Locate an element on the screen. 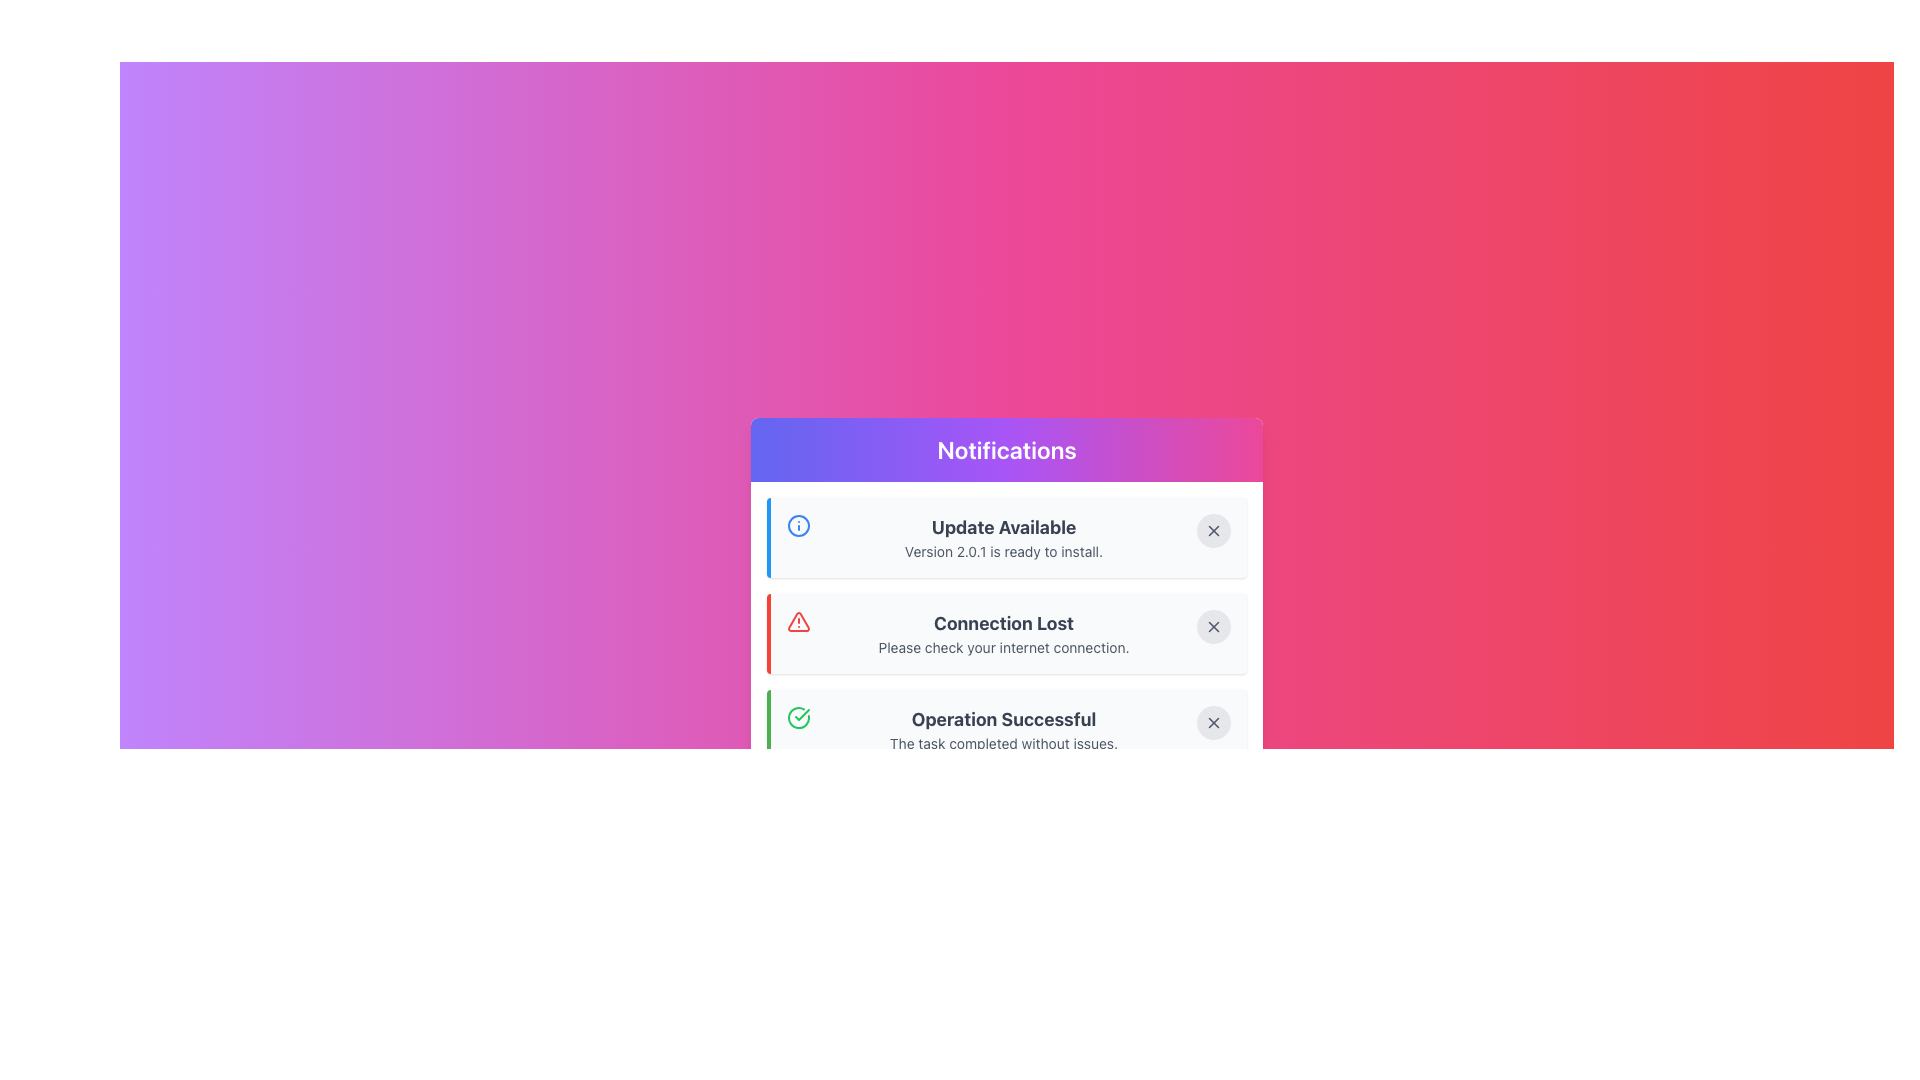  static text label displaying 'Please check your internet connection.' which is located beneath the 'Connection Lost' header in the notification card is located at coordinates (1003, 648).